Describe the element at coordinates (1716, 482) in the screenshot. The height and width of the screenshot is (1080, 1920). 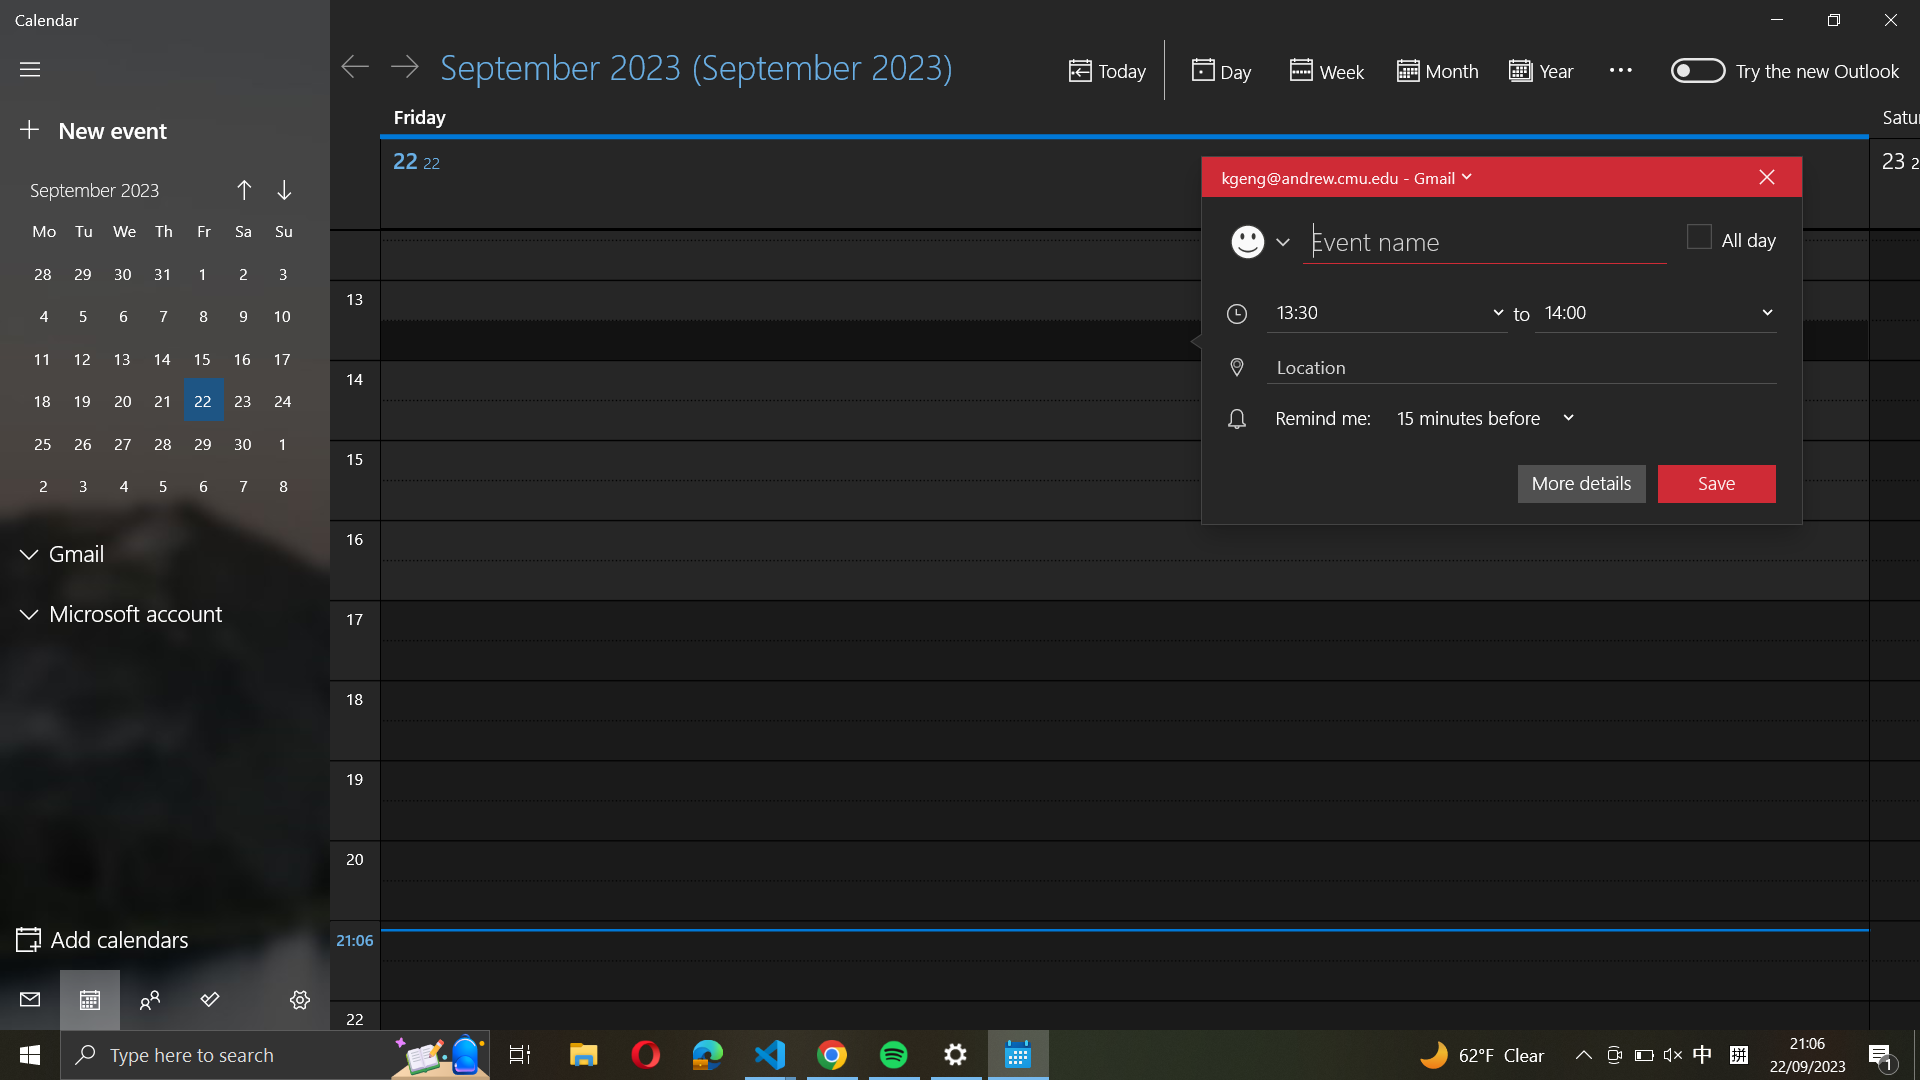
I see `Secure the current occurrence` at that location.